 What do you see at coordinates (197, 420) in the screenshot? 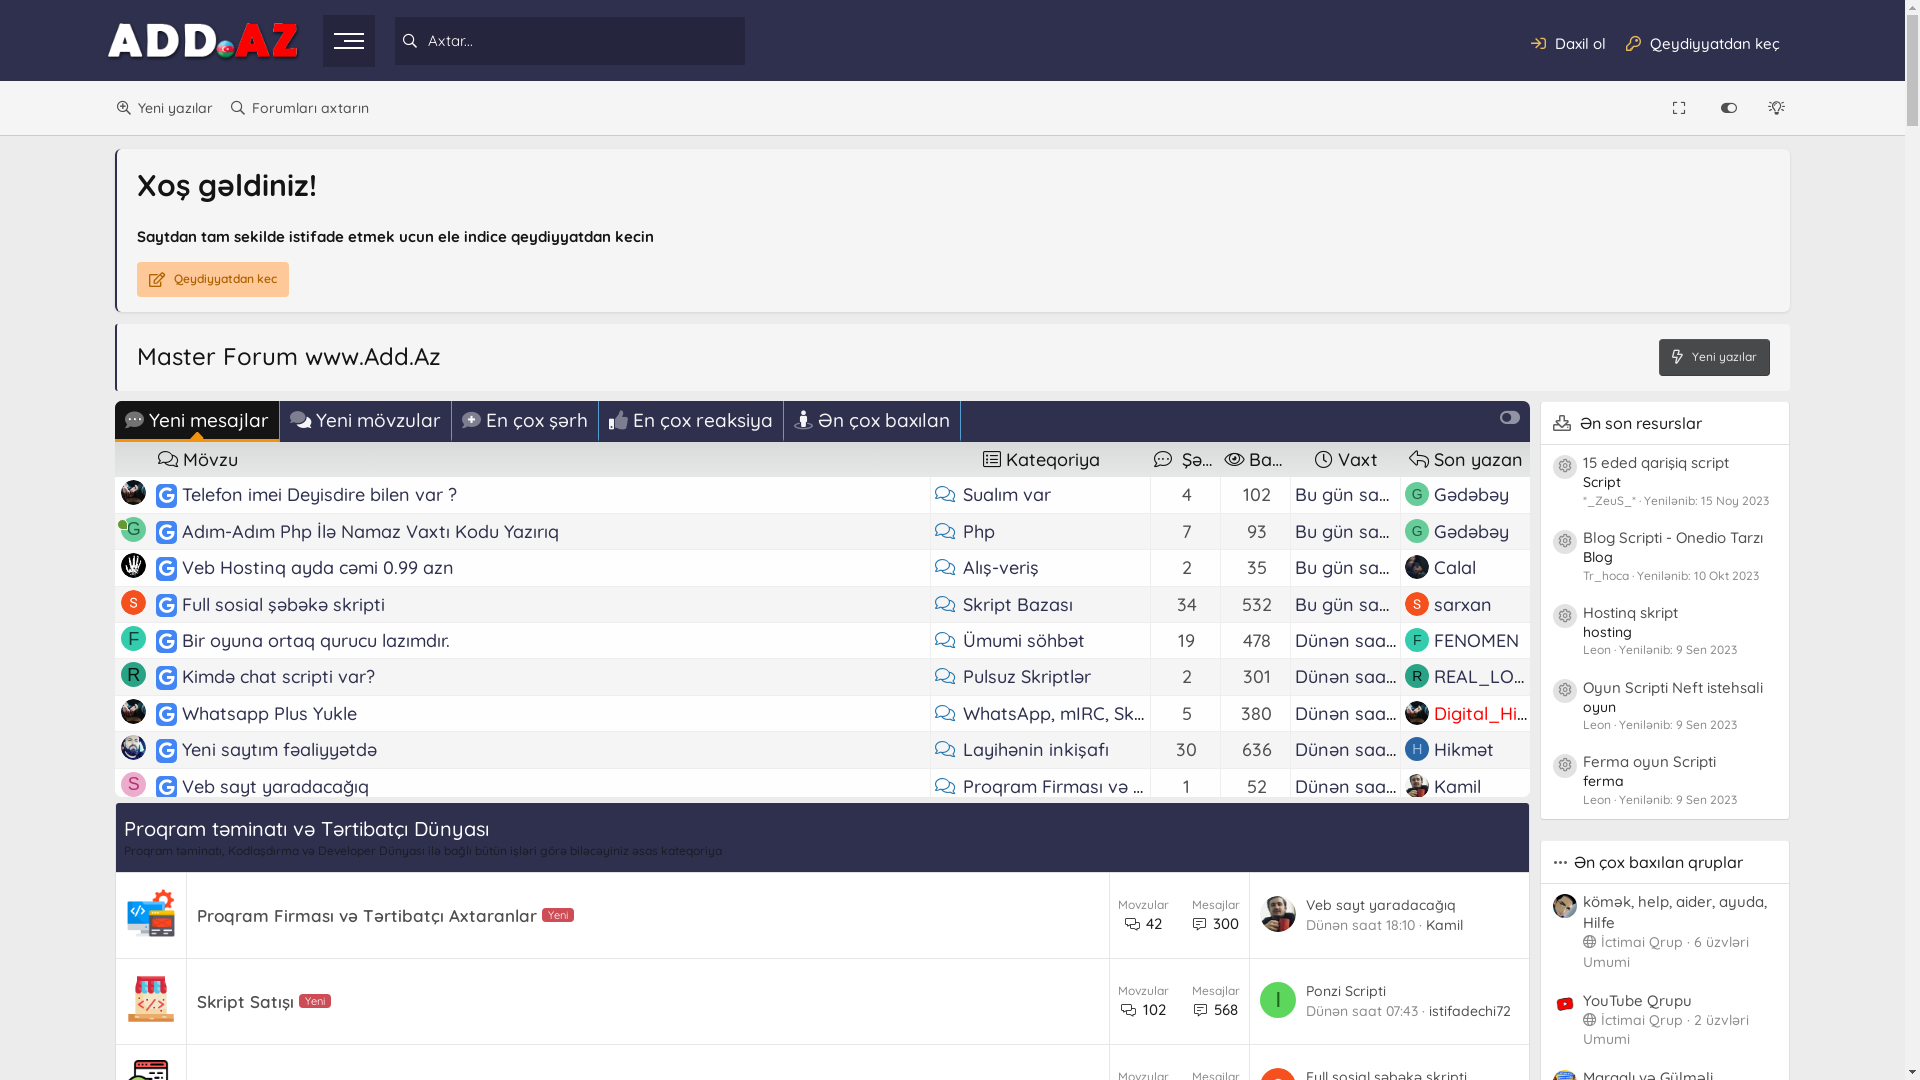
I see `'Yeni mesajlar'` at bounding box center [197, 420].